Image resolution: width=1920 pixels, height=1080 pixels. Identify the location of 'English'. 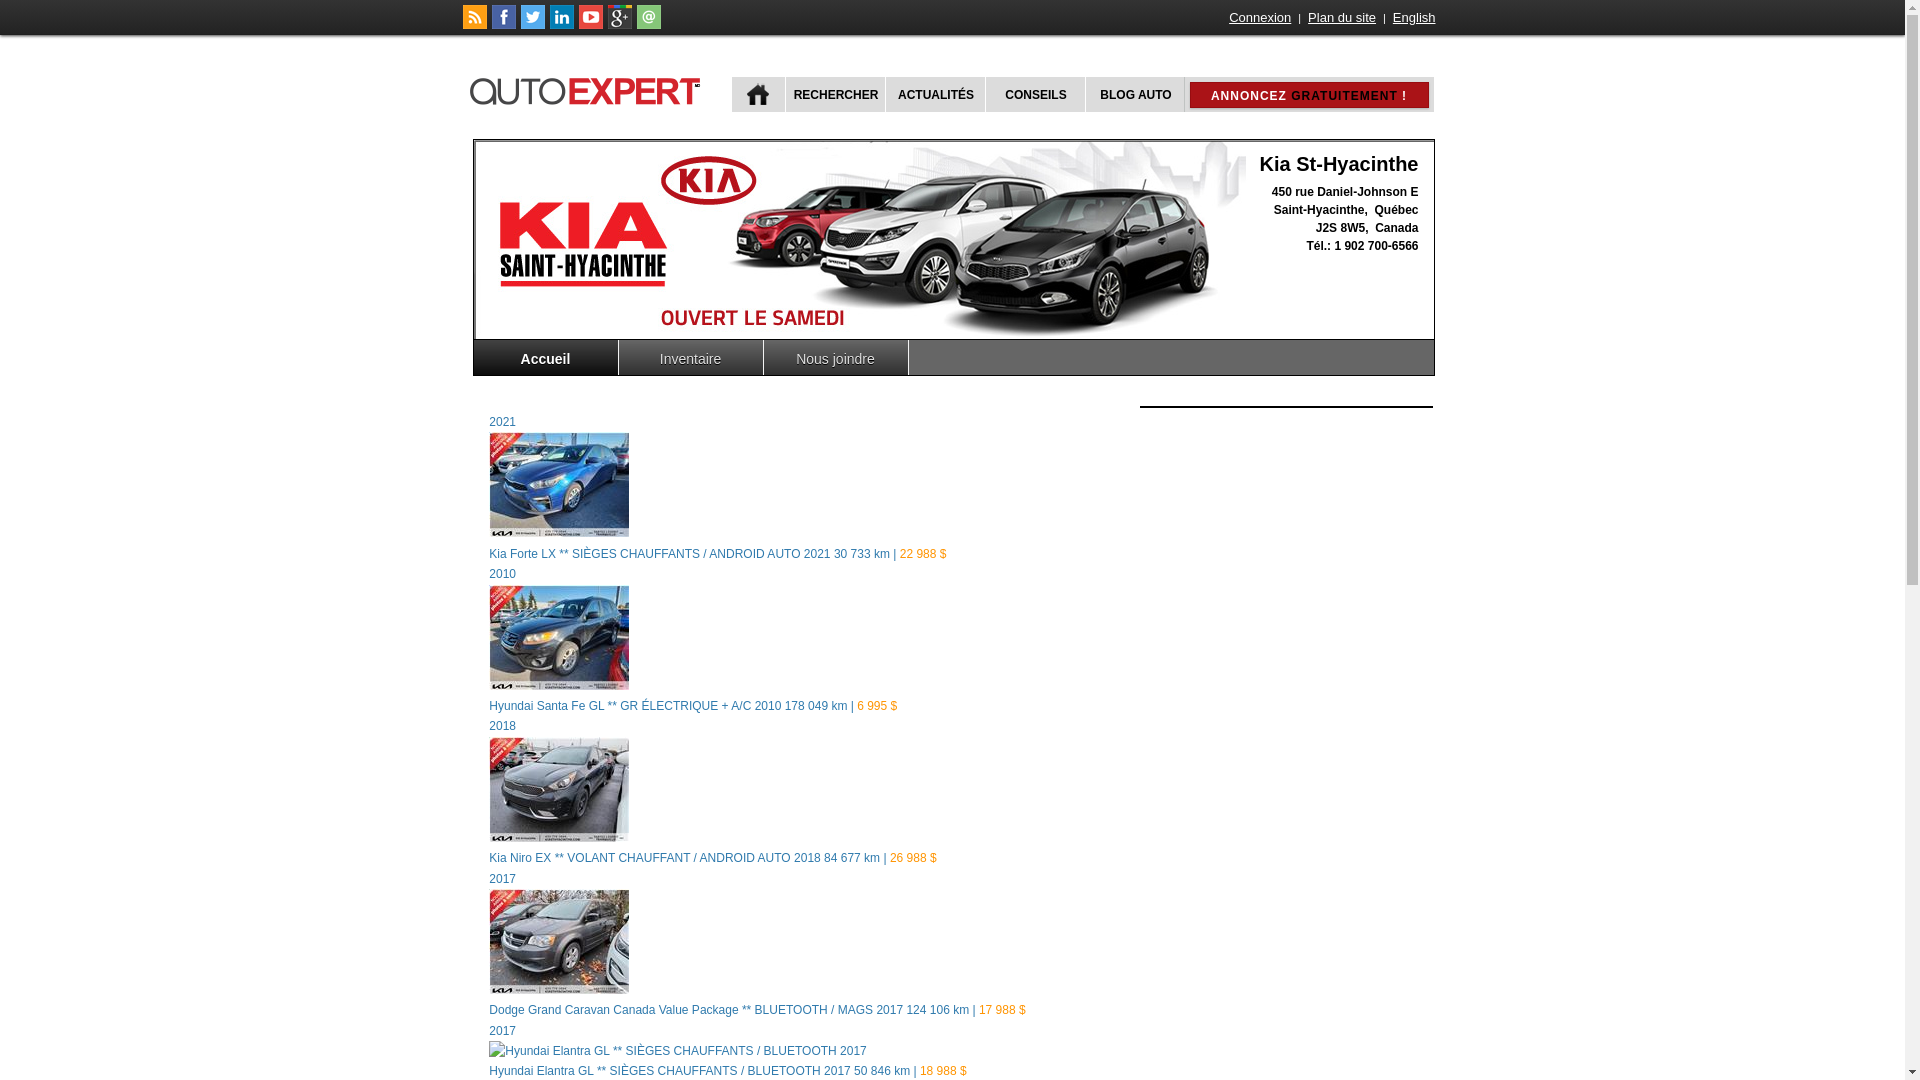
(1413, 17).